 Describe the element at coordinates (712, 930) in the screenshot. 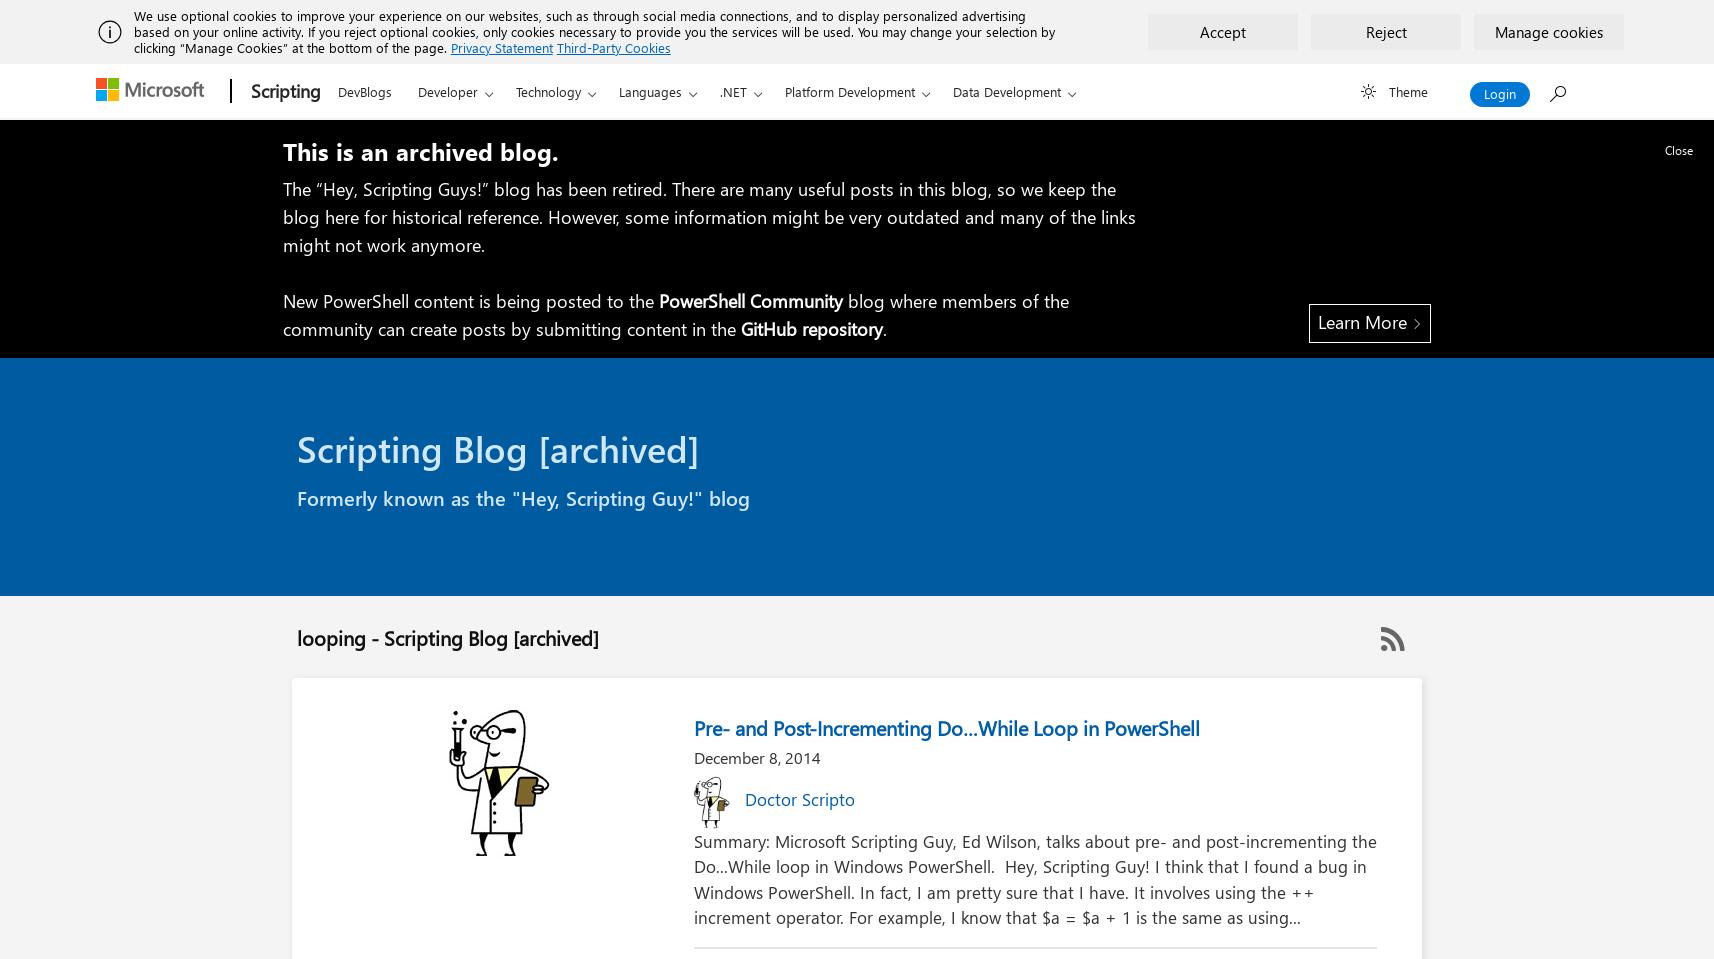

I see `'Comments are closed.'` at that location.